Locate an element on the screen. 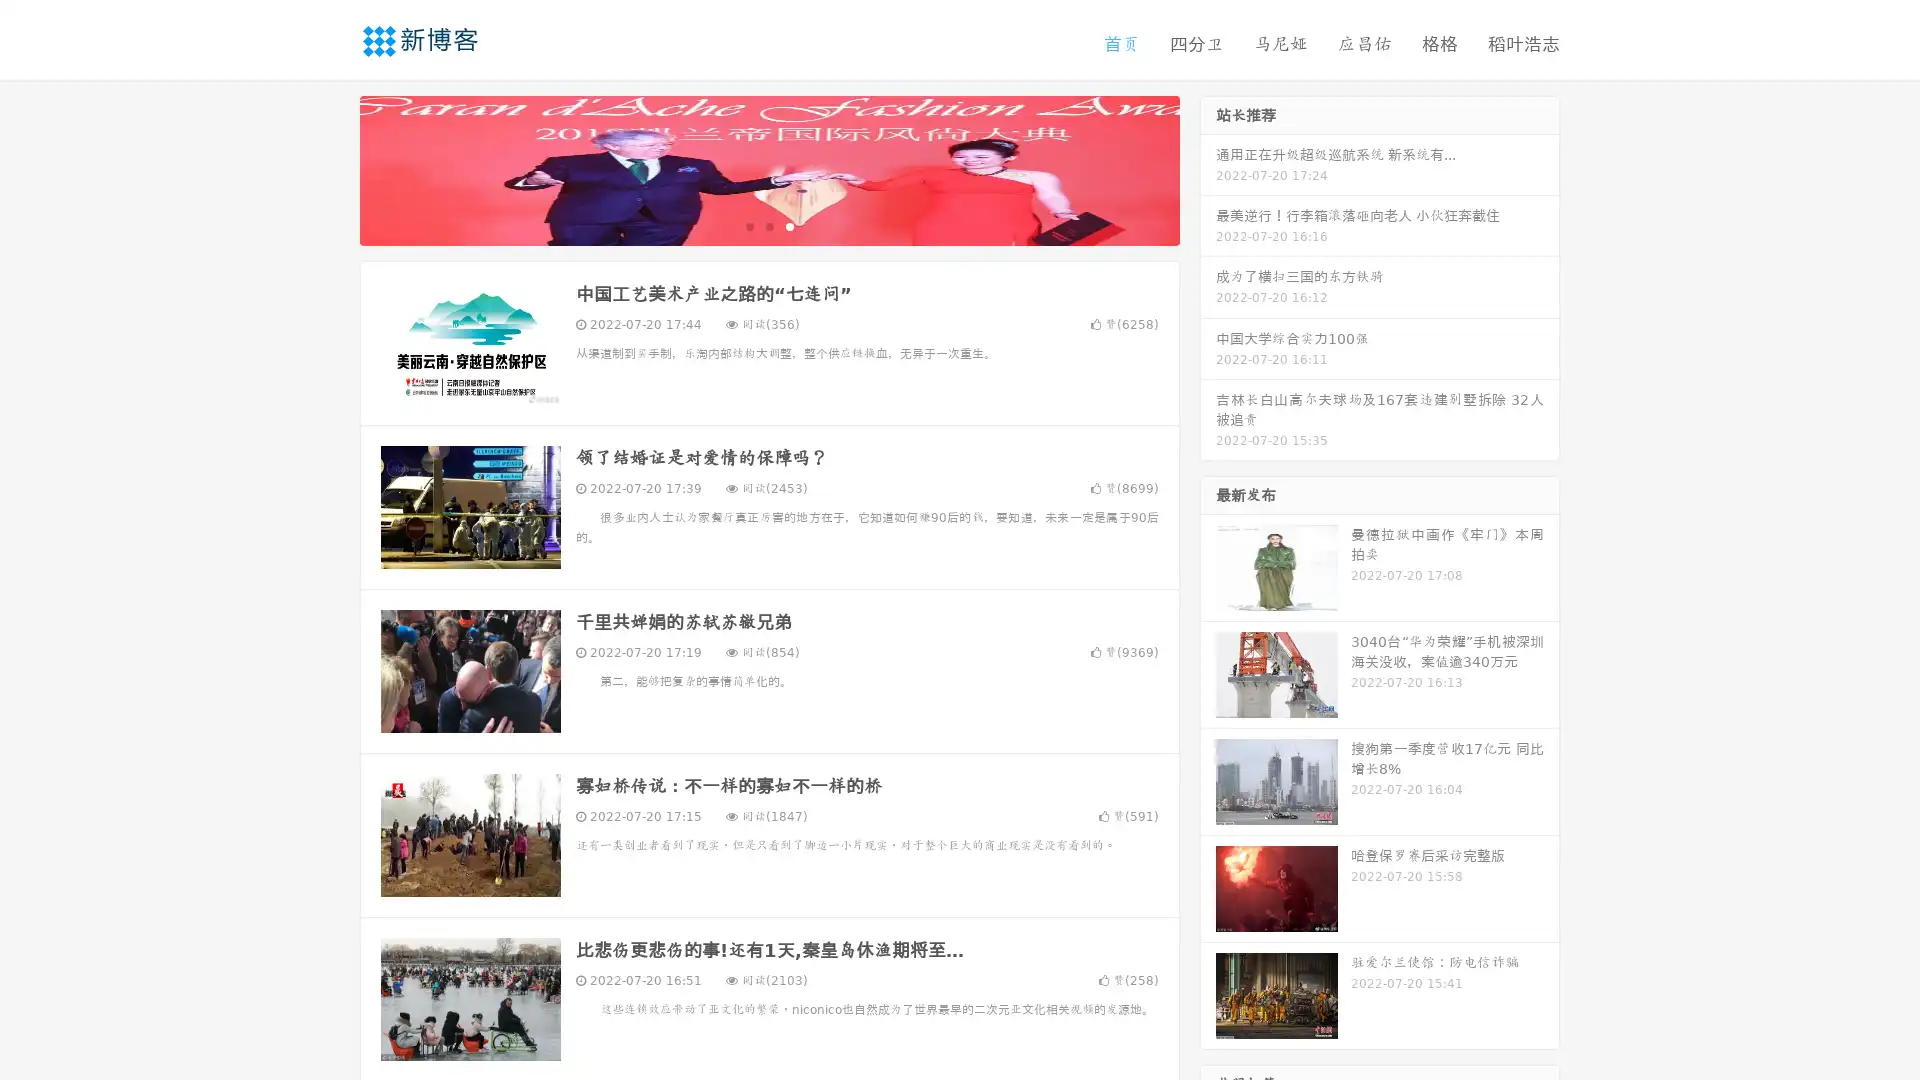  Go to slide 3 is located at coordinates (789, 225).